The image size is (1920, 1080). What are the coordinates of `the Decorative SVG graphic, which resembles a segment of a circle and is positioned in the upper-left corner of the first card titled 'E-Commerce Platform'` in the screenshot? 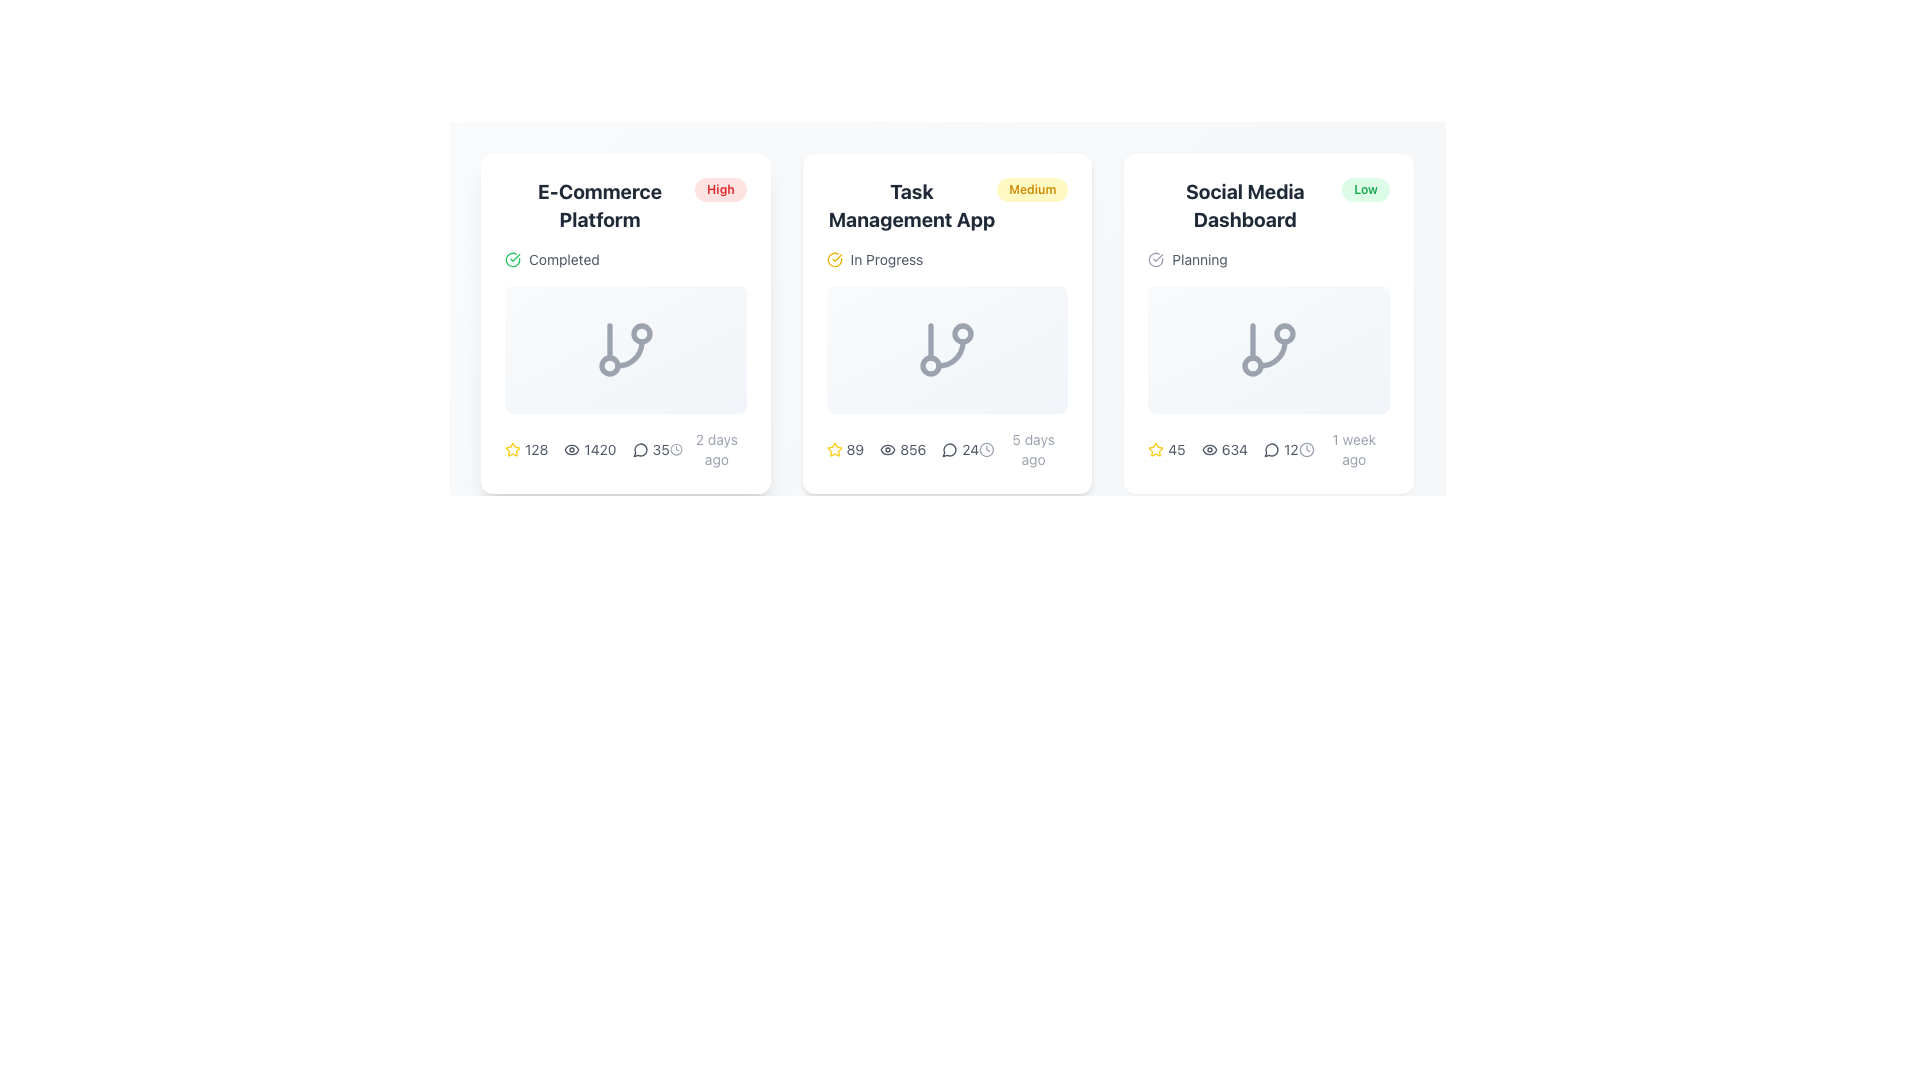 It's located at (513, 258).